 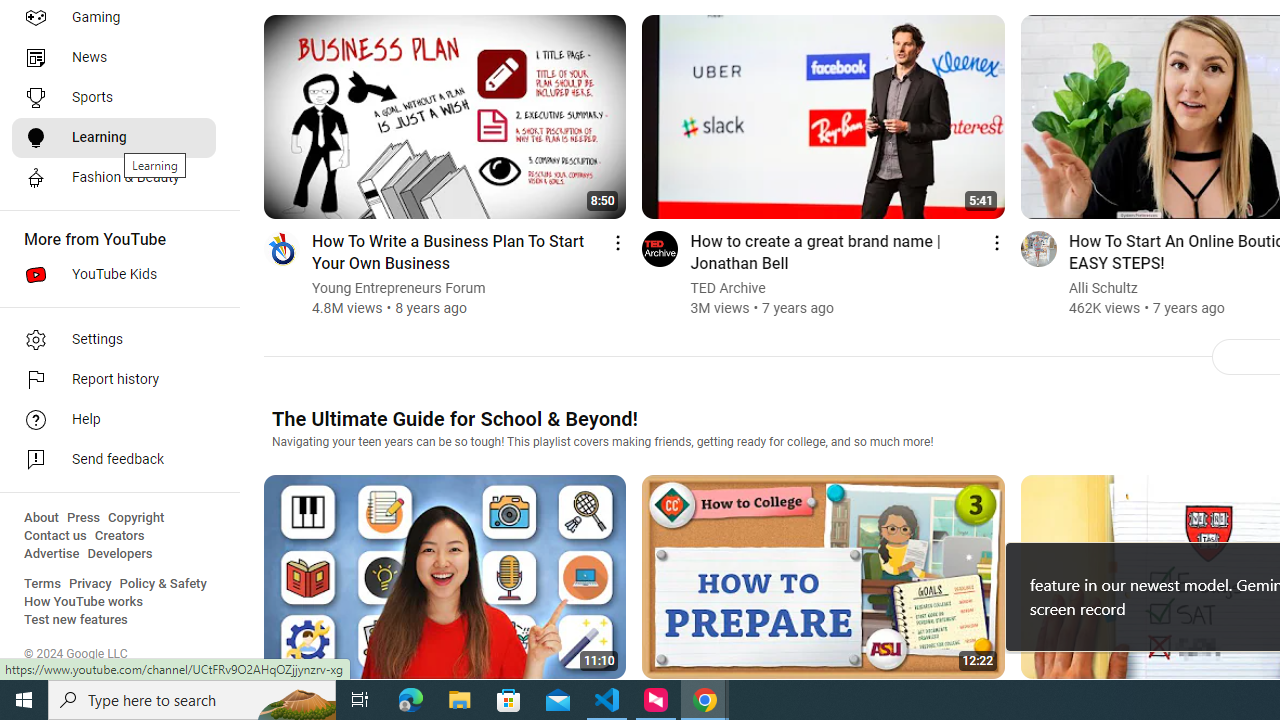 I want to click on 'Developers', so click(x=119, y=554).